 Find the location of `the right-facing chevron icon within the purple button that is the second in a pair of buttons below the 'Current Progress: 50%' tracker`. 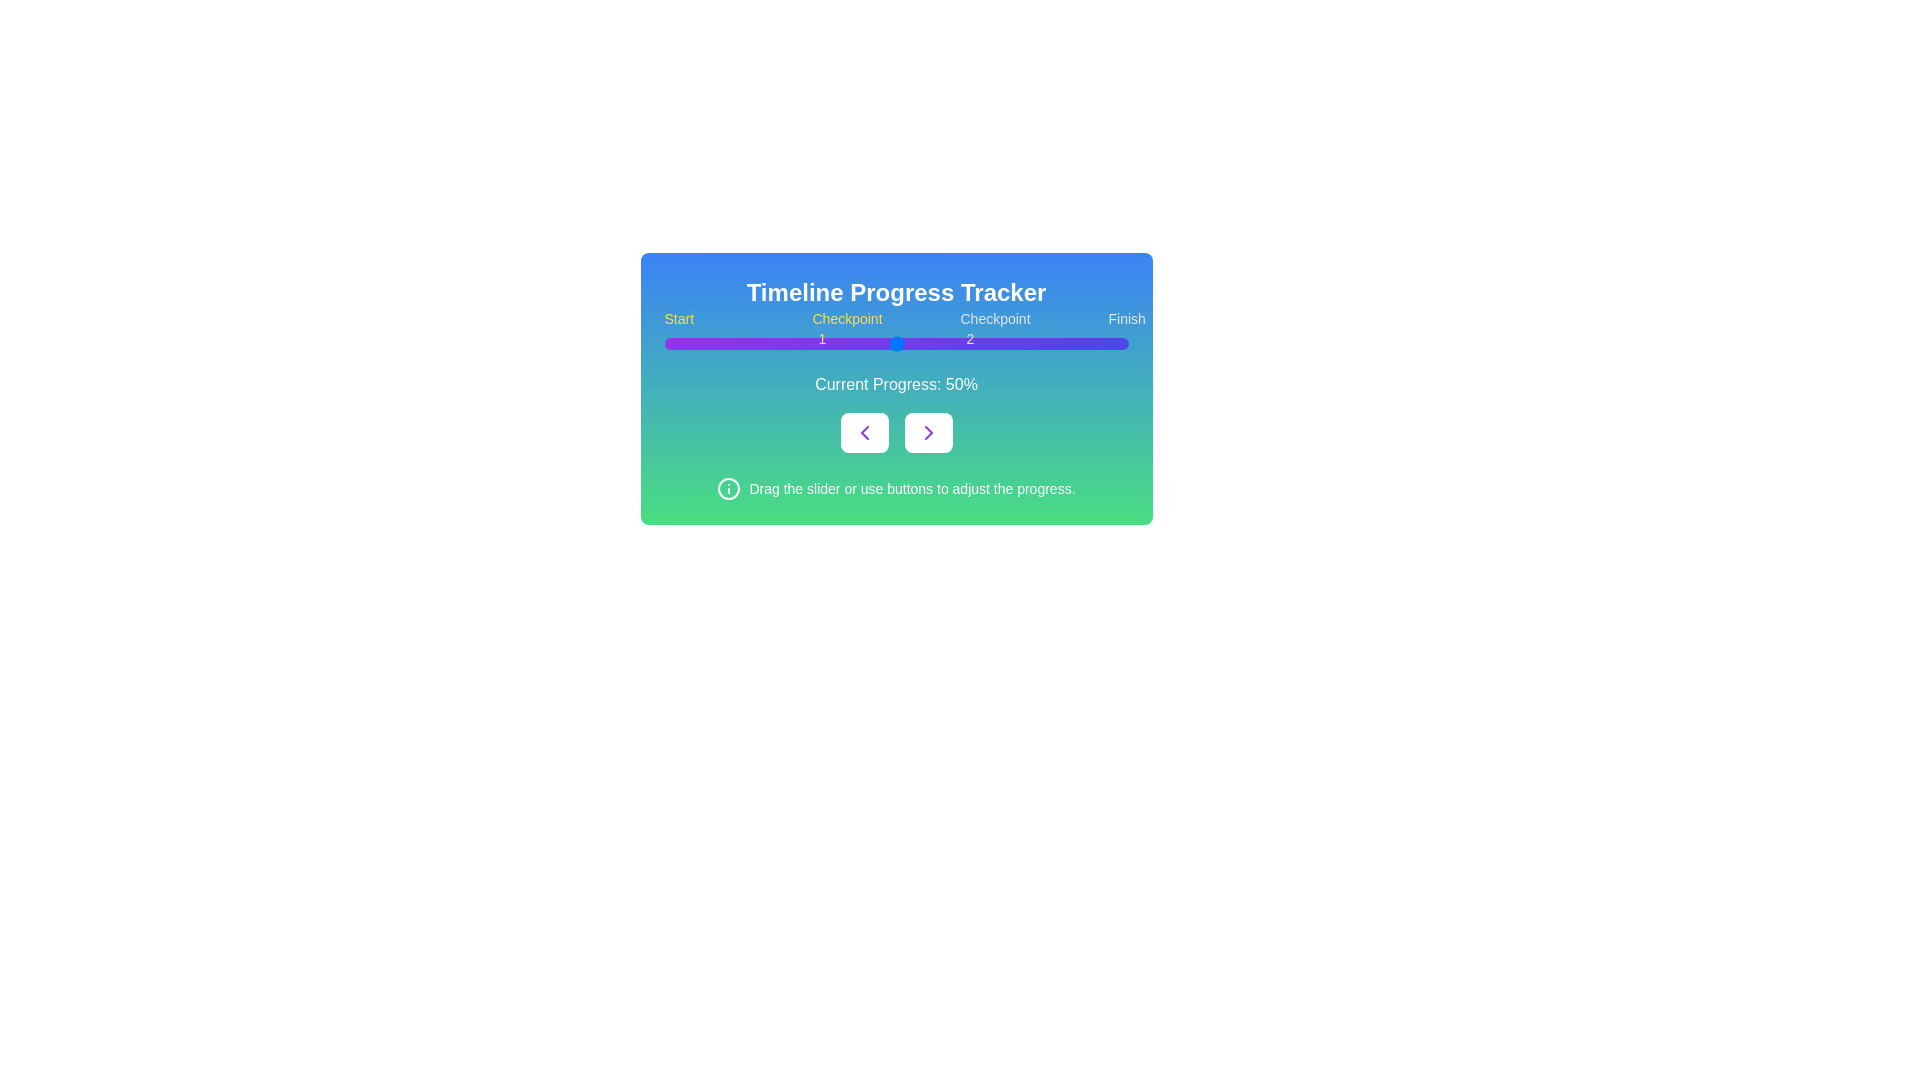

the right-facing chevron icon within the purple button that is the second in a pair of buttons below the 'Current Progress: 50%' tracker is located at coordinates (927, 431).